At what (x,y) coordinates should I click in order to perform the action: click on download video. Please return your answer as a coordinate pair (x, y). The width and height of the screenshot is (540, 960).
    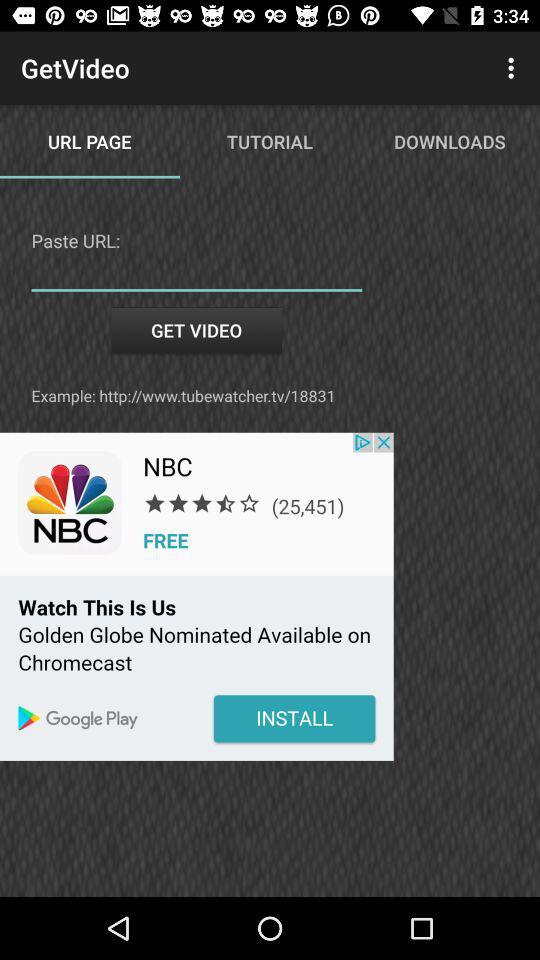
    Looking at the image, I should click on (196, 275).